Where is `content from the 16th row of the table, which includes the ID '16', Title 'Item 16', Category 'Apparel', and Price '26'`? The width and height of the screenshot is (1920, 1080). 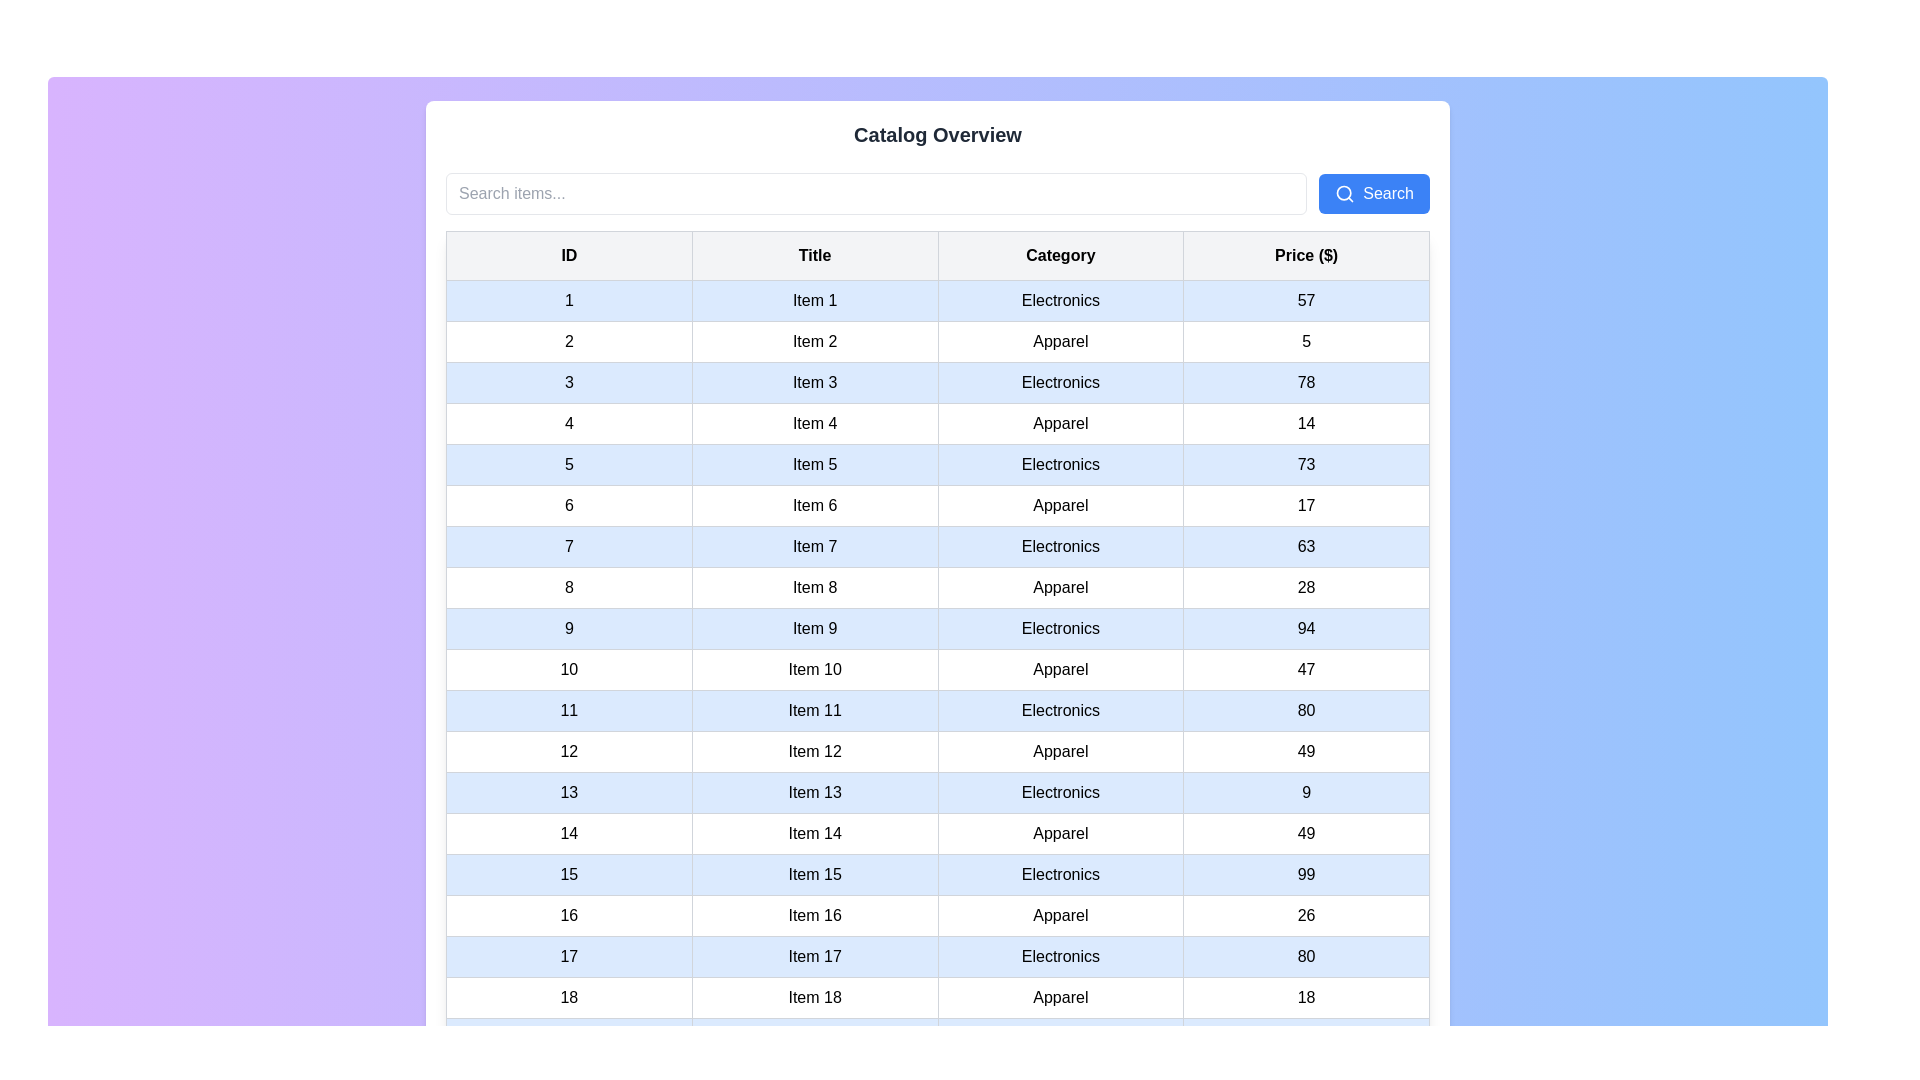
content from the 16th row of the table, which includes the ID '16', Title 'Item 16', Category 'Apparel', and Price '26' is located at coordinates (936, 915).